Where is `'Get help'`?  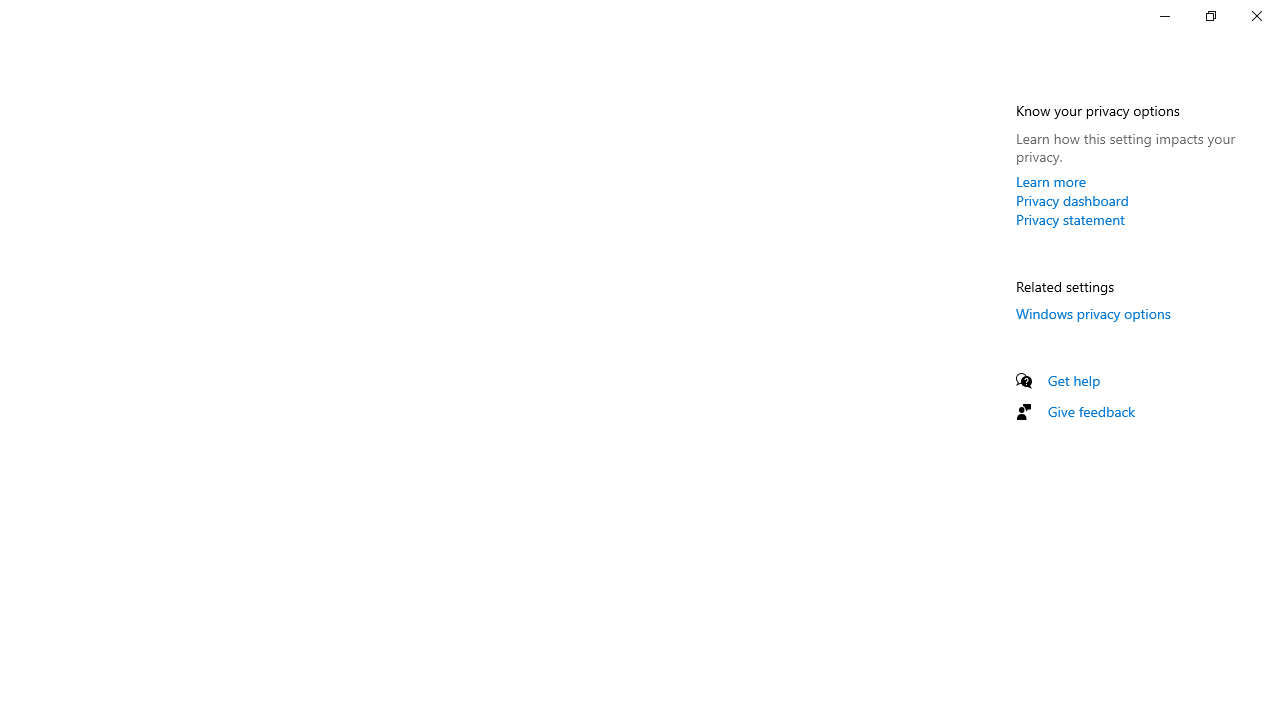
'Get help' is located at coordinates (1073, 380).